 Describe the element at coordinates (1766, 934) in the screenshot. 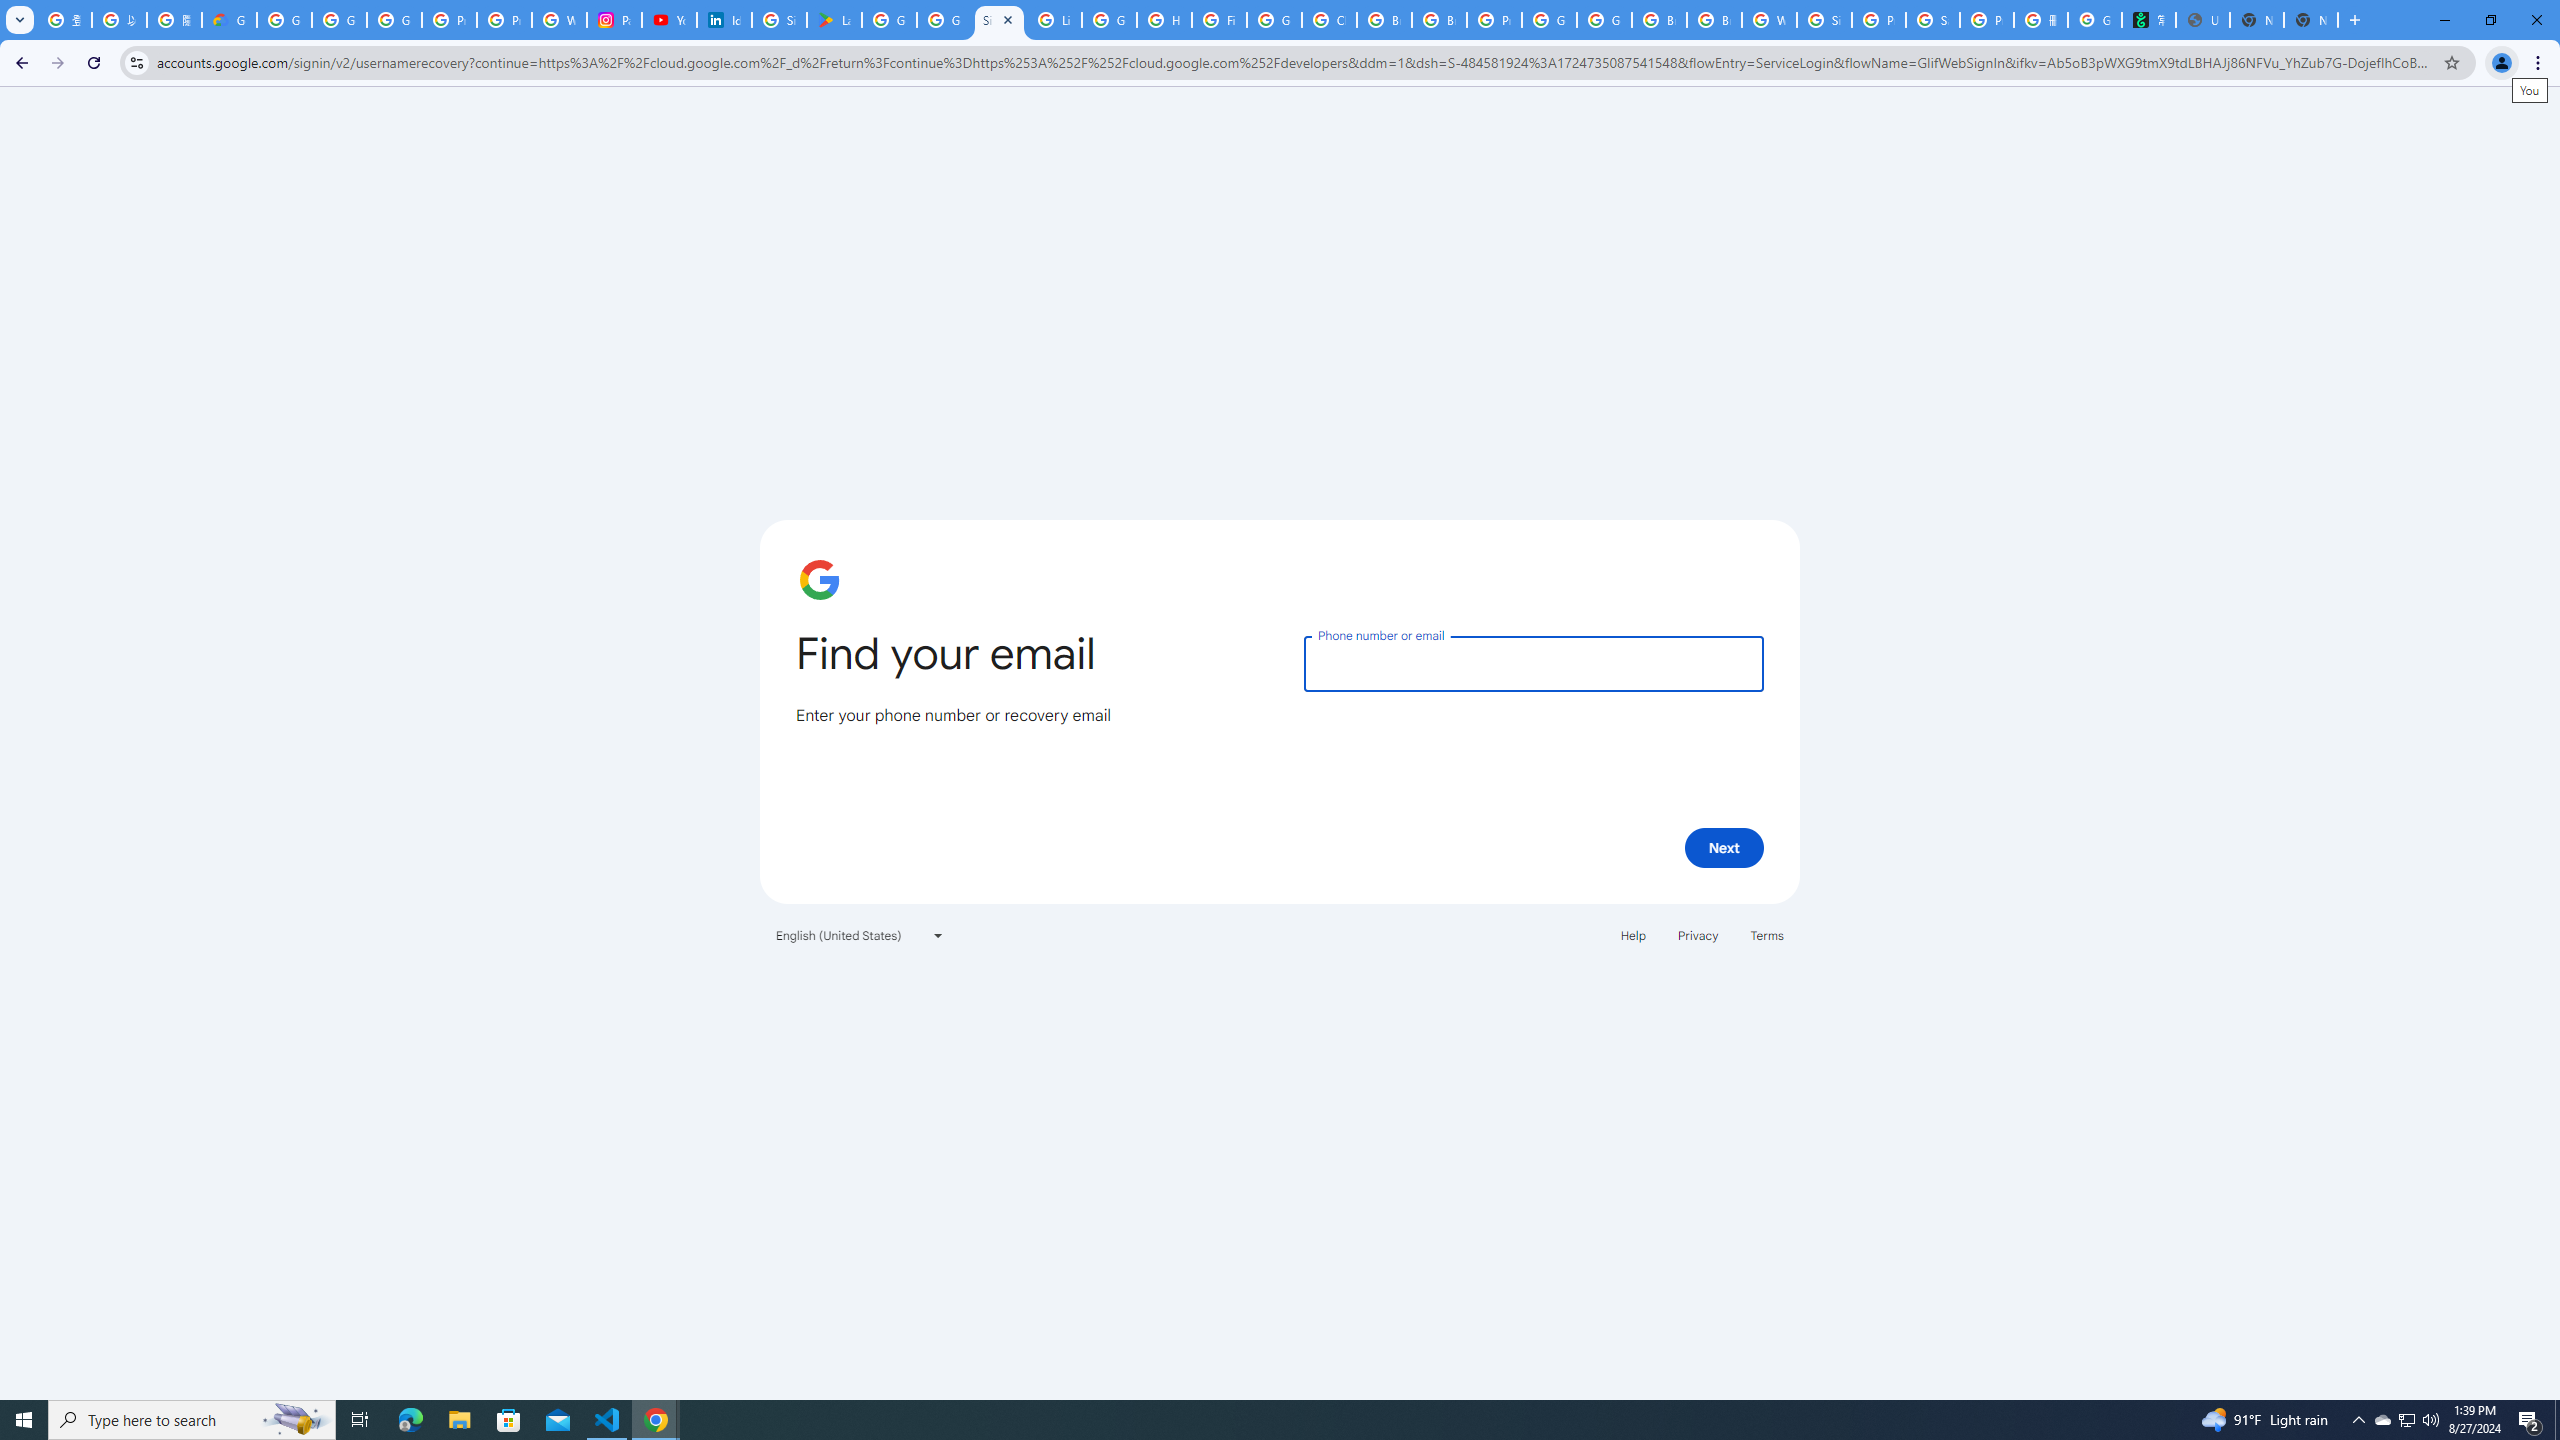

I see `'Terms'` at that location.